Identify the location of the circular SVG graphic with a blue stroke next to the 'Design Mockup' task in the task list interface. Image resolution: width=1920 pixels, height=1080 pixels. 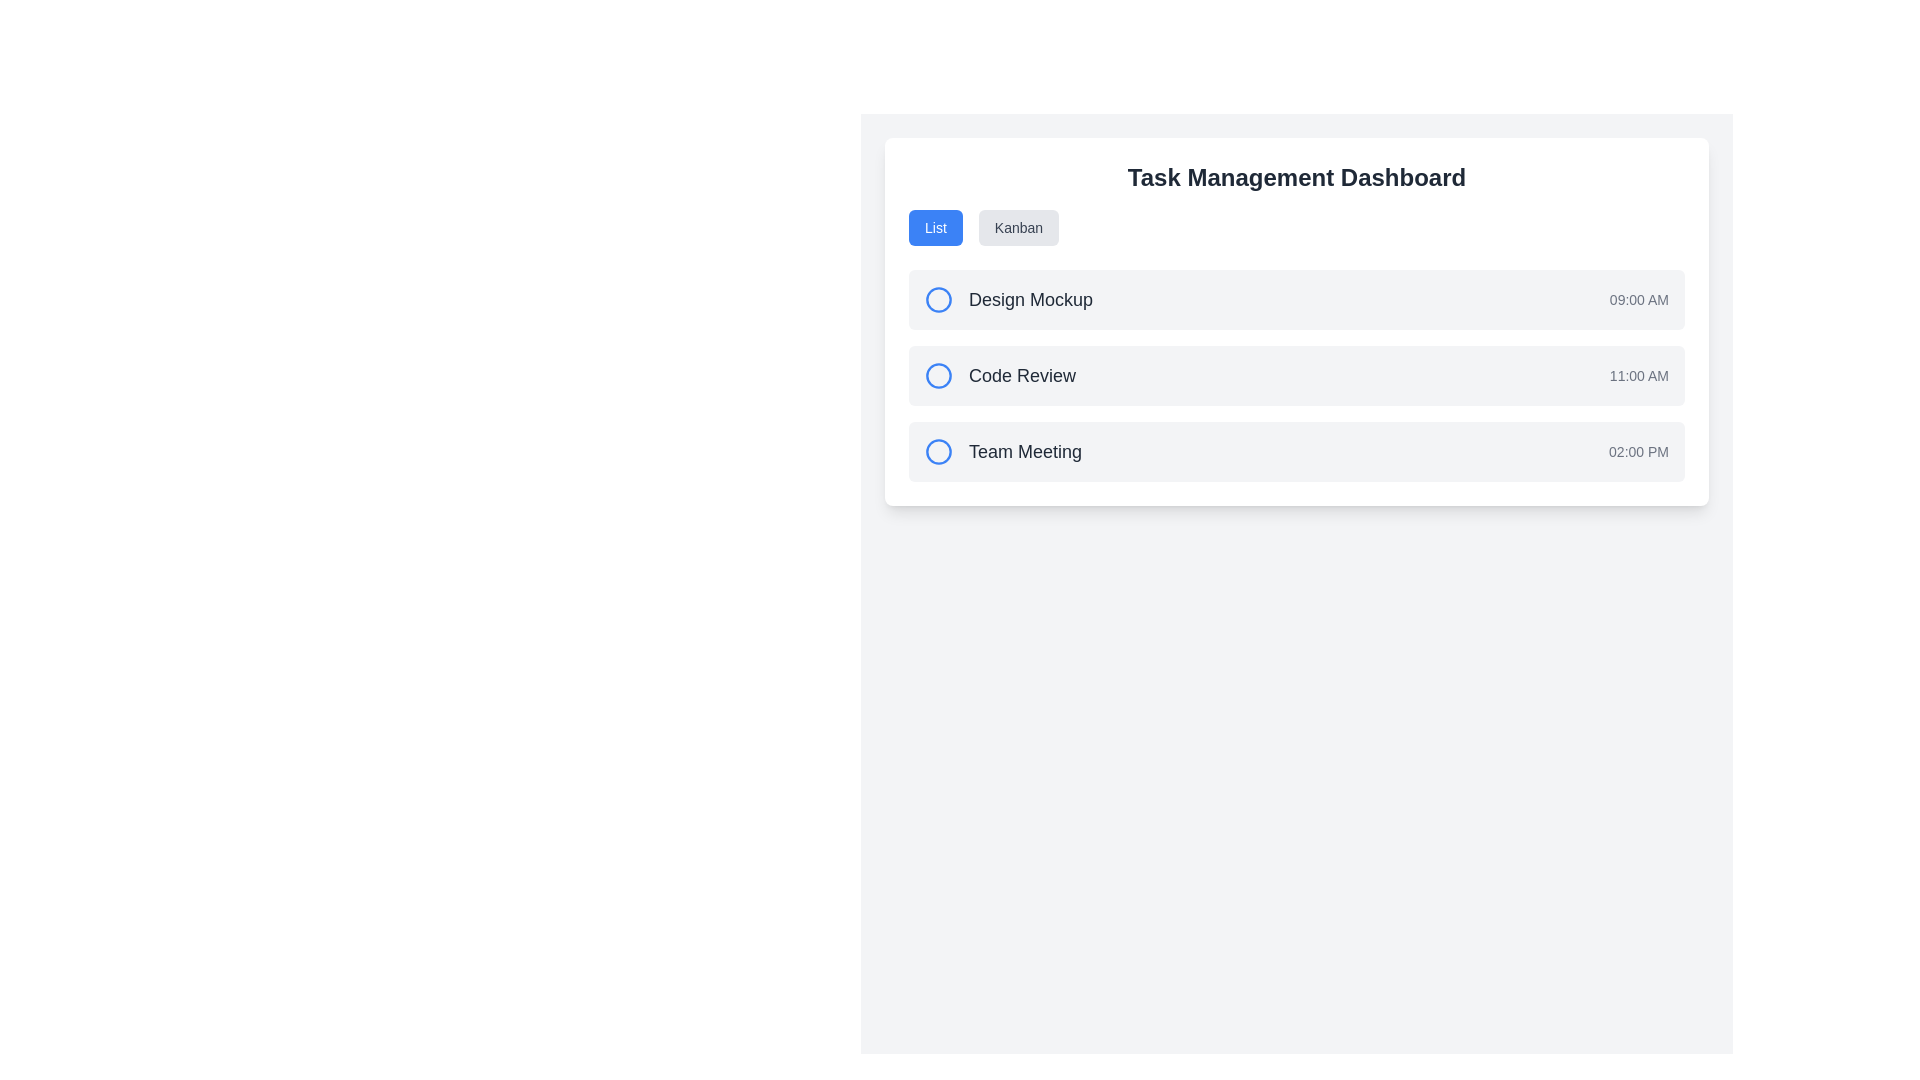
(938, 300).